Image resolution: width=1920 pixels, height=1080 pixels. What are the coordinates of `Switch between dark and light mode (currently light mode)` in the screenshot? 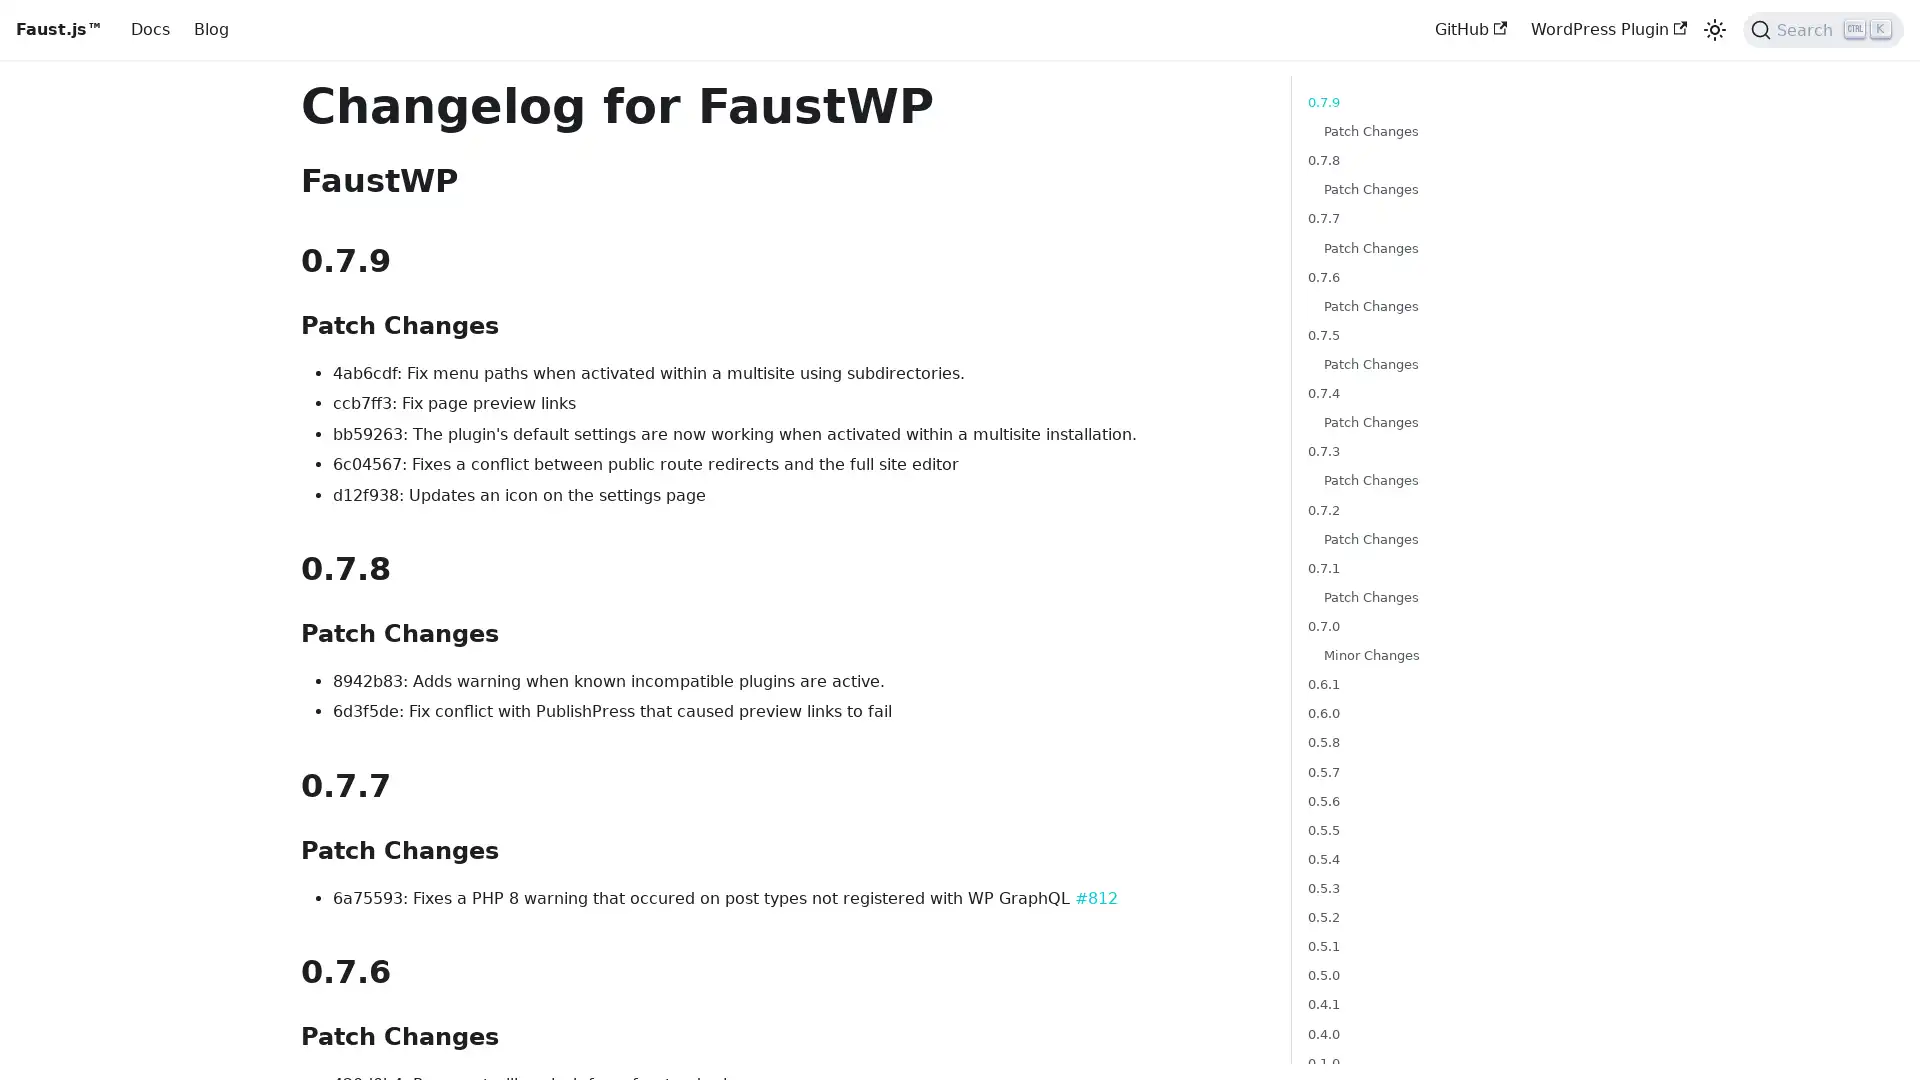 It's located at (1713, 30).